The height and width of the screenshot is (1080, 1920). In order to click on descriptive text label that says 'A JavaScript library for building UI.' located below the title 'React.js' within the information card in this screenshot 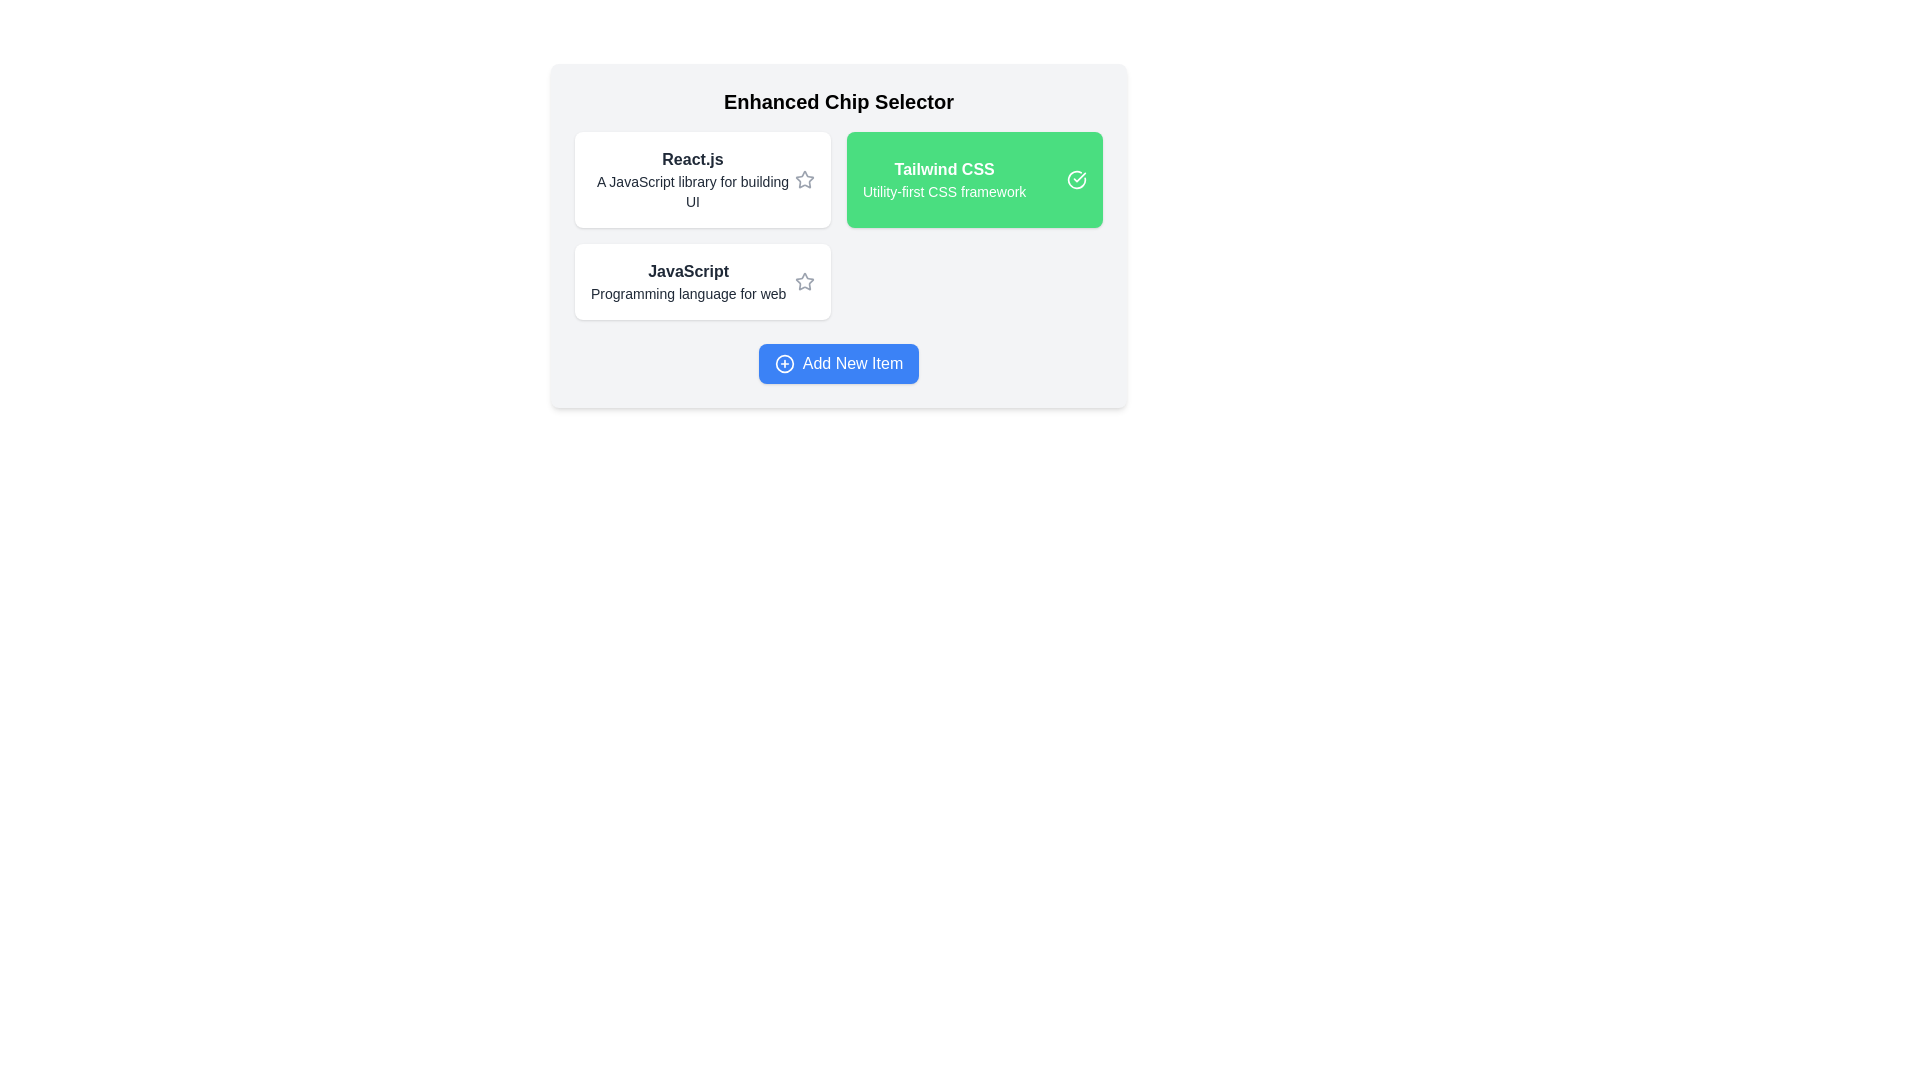, I will do `click(692, 192)`.